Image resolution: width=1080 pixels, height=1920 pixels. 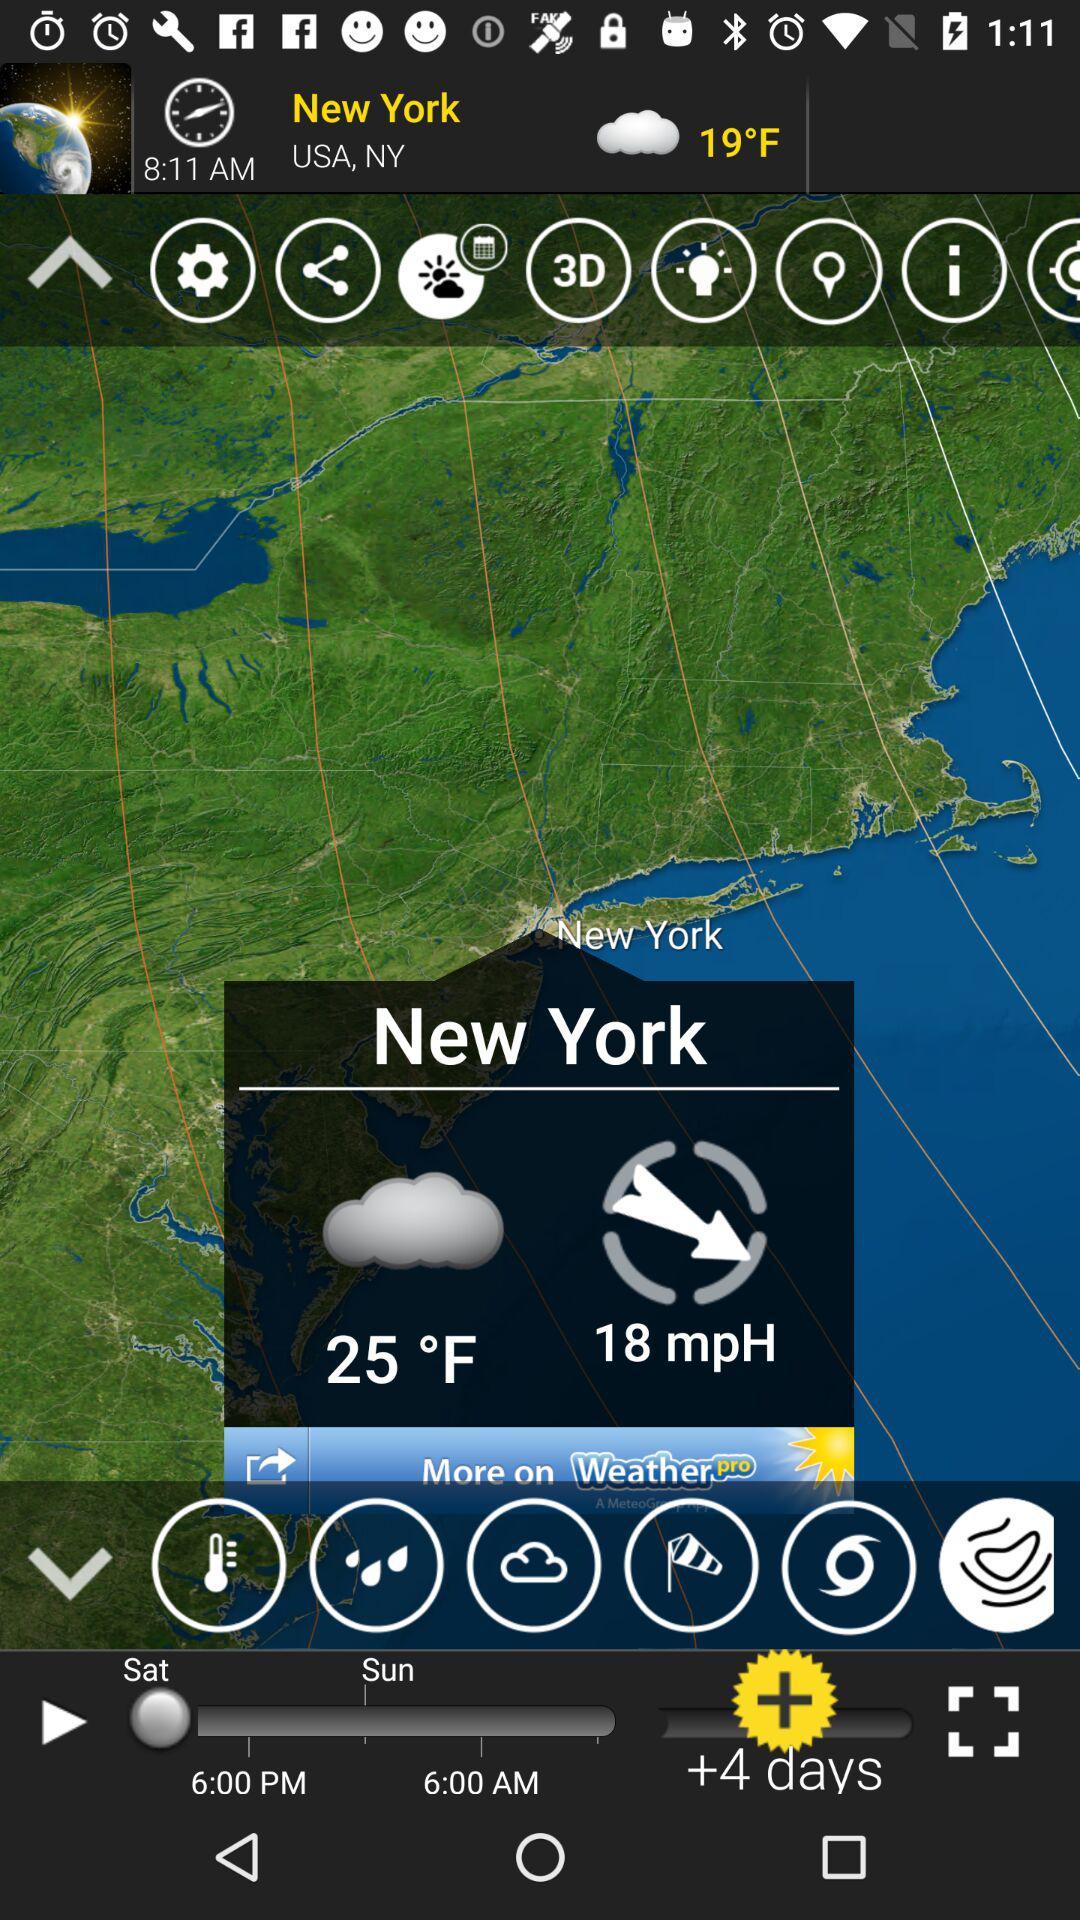 What do you see at coordinates (829, 269) in the screenshot?
I see `the icon which is to the immediate left of information icon` at bounding box center [829, 269].